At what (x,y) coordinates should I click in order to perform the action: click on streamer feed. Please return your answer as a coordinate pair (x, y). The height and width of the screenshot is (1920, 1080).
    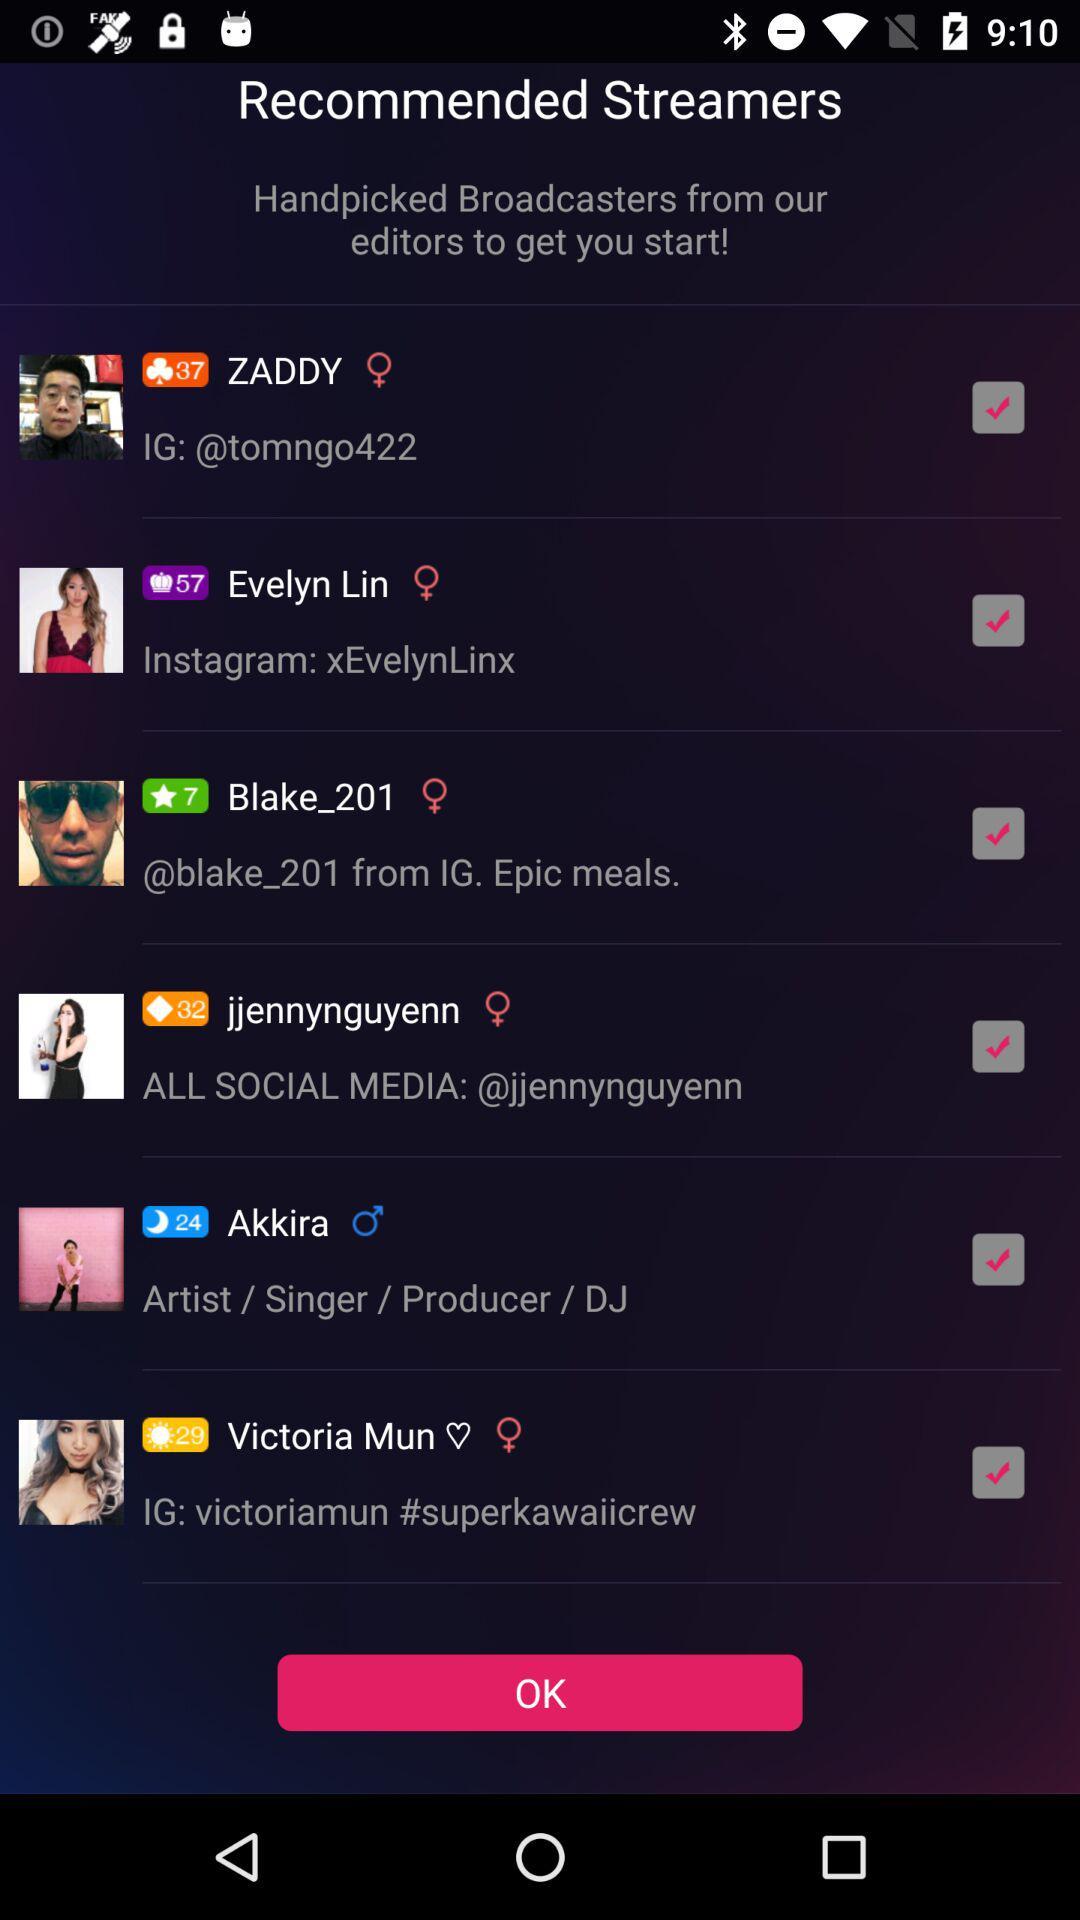
    Looking at the image, I should click on (998, 1045).